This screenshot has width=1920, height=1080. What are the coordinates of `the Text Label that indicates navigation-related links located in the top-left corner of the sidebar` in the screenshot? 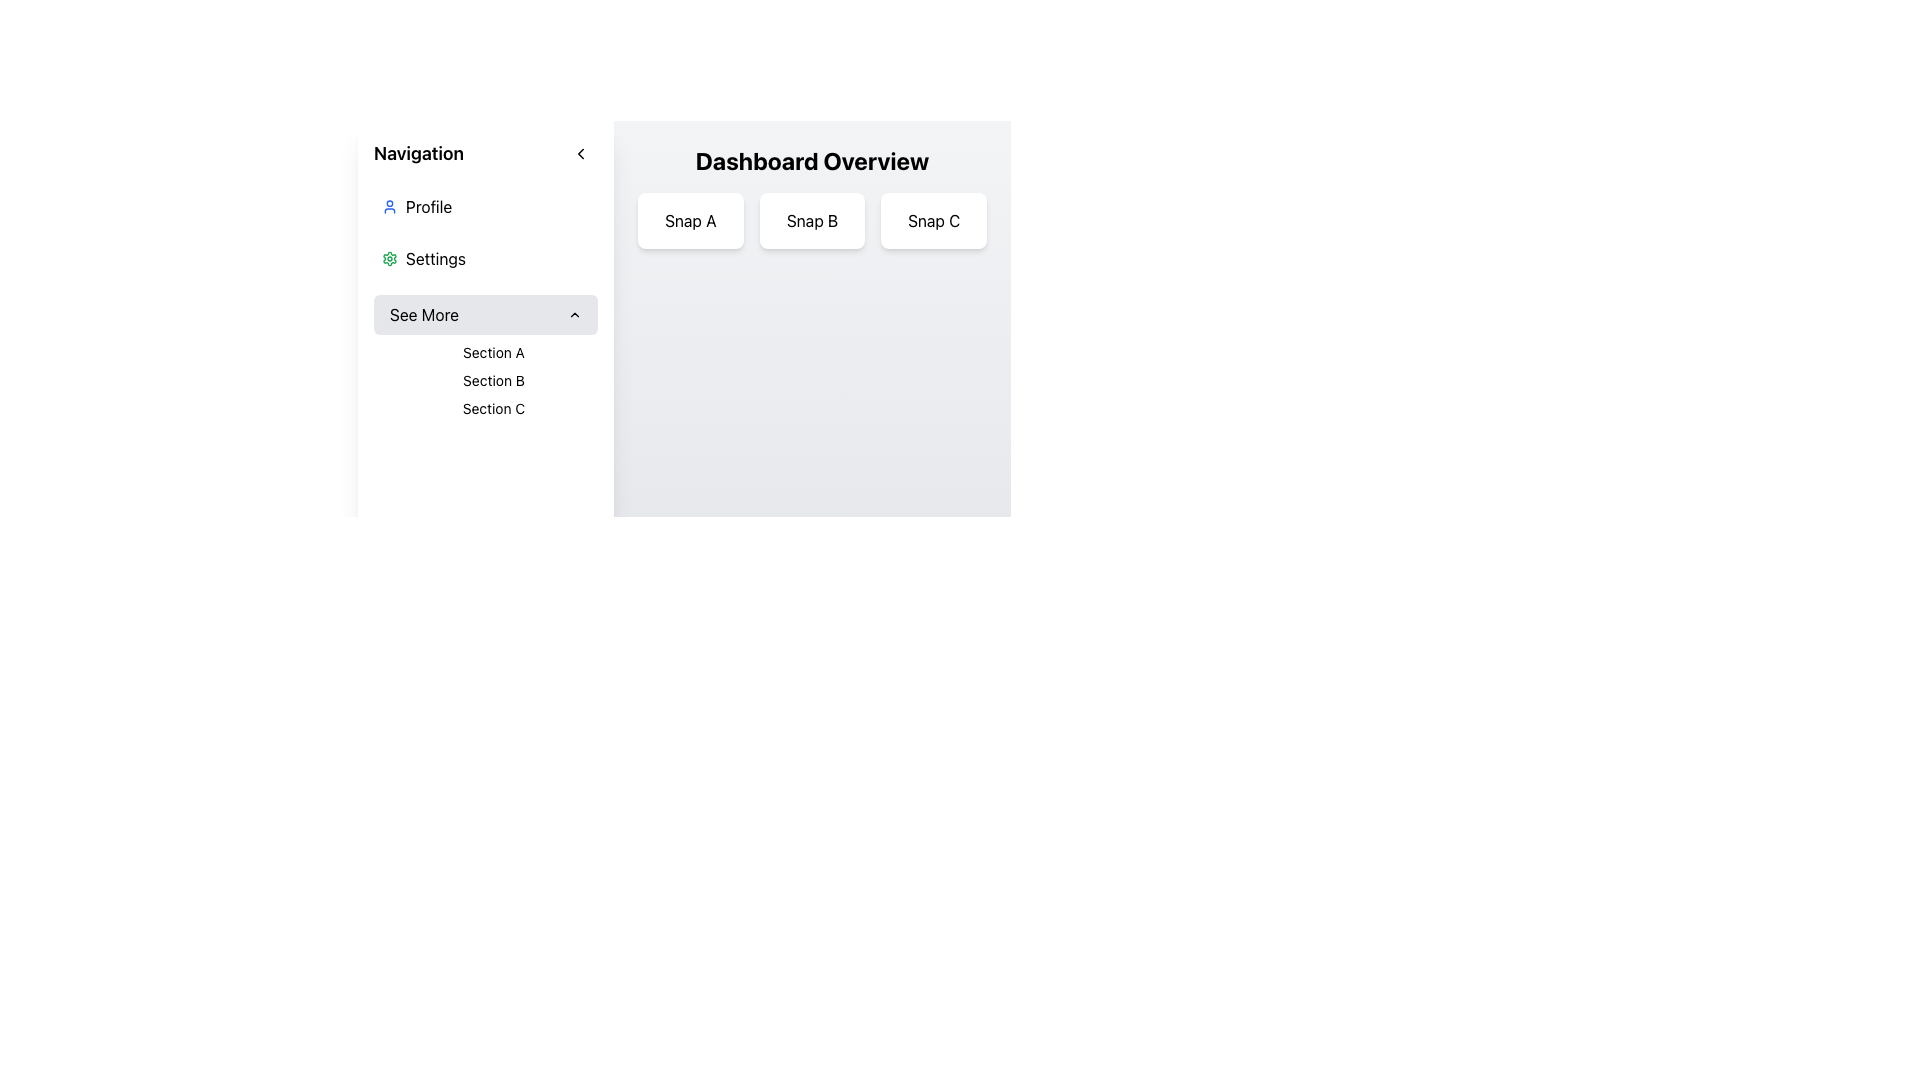 It's located at (417, 153).